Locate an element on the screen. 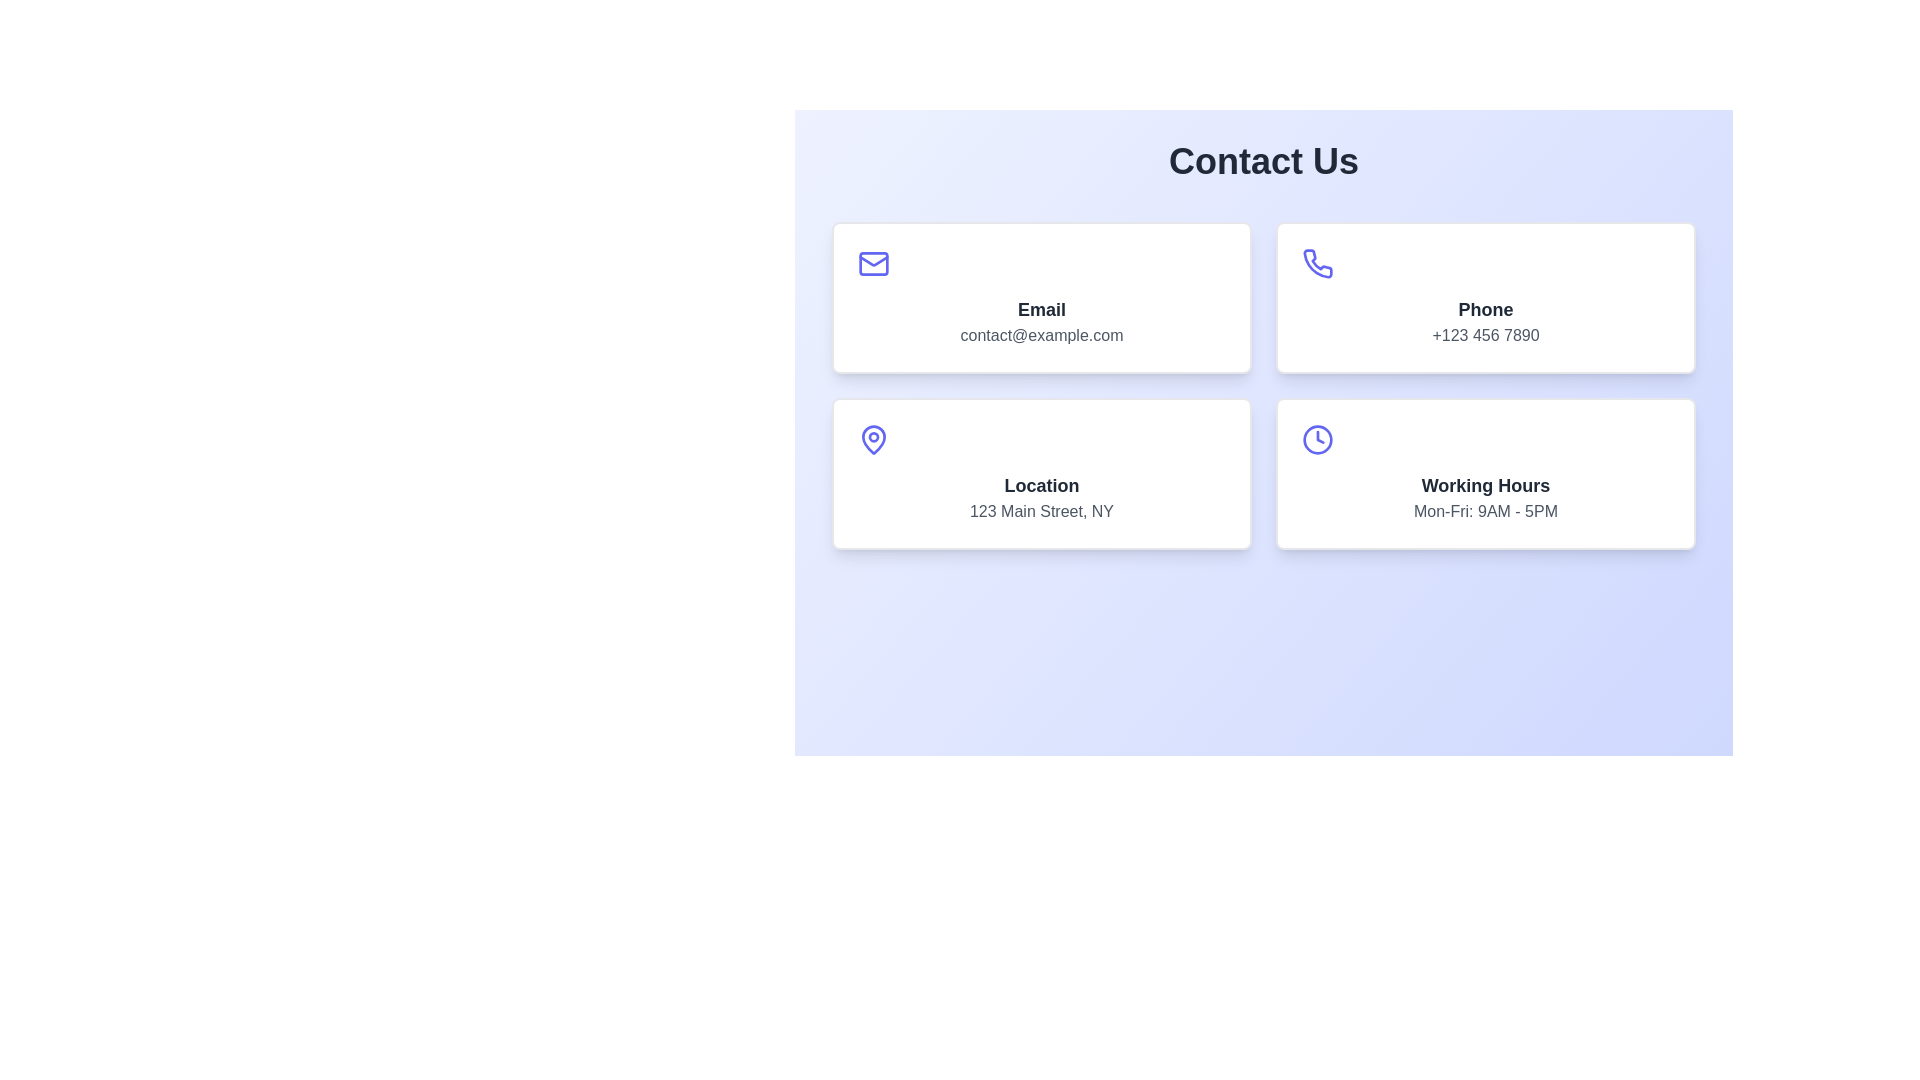  the bold text label 'Working Hours', which is positioned inside a white card at the bottom-right corner of a grid layout, above the text 'Mon-Fri: 9AM - 5PM' and to the right of a clock icon is located at coordinates (1486, 486).